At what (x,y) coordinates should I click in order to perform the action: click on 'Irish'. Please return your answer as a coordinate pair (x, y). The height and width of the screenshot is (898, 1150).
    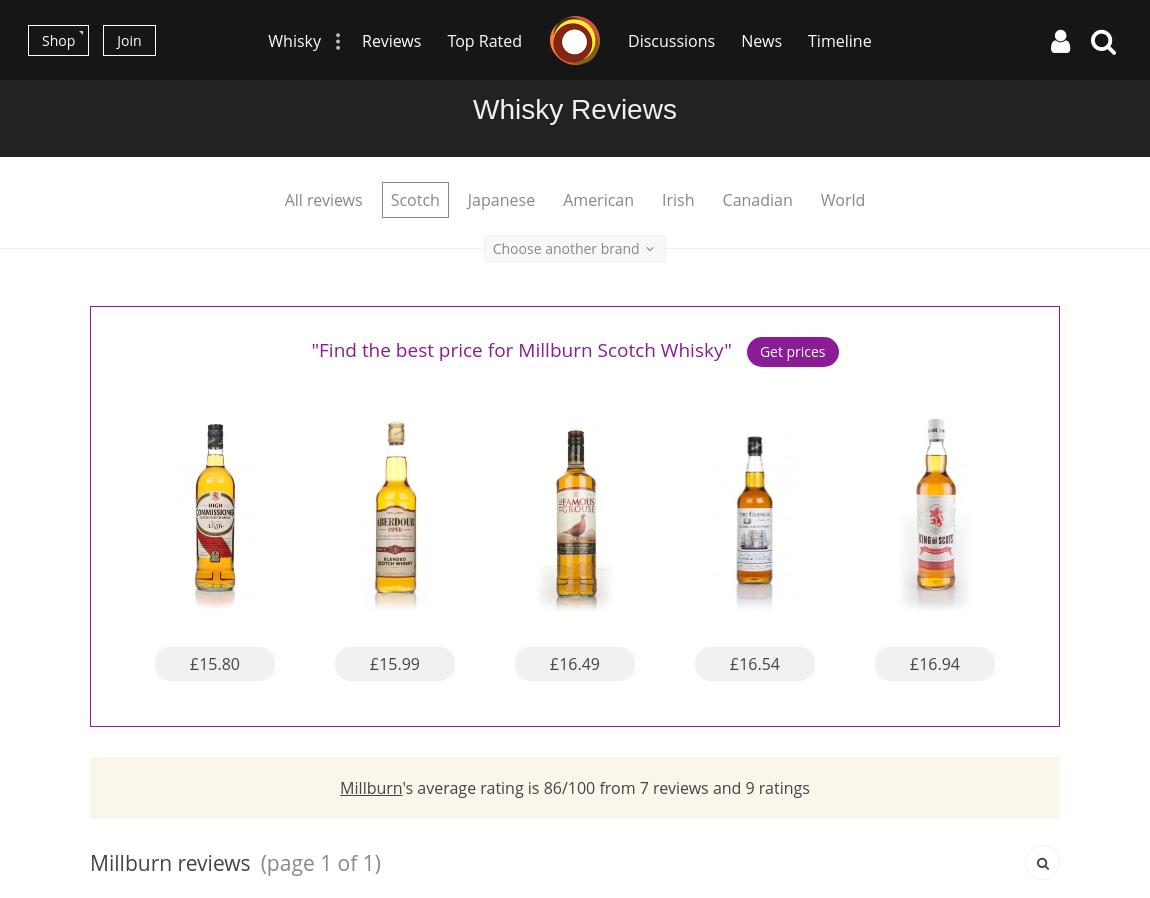
    Looking at the image, I should click on (677, 198).